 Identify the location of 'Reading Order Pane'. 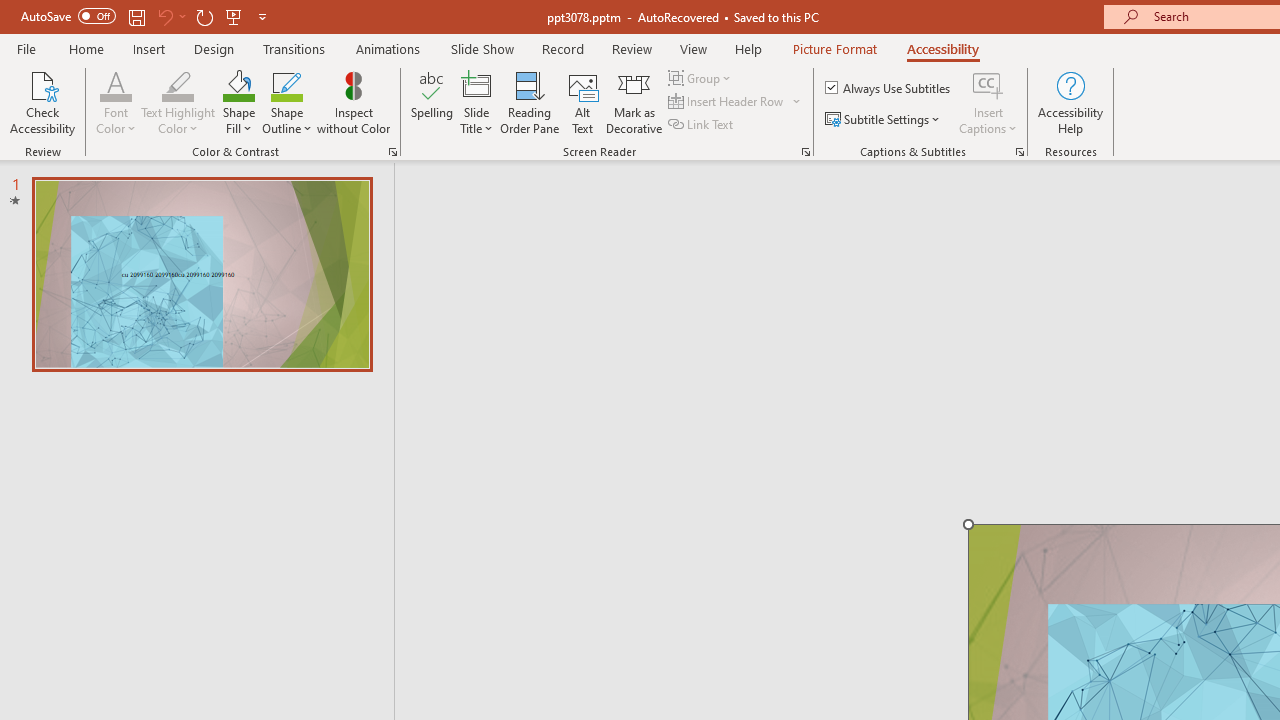
(529, 103).